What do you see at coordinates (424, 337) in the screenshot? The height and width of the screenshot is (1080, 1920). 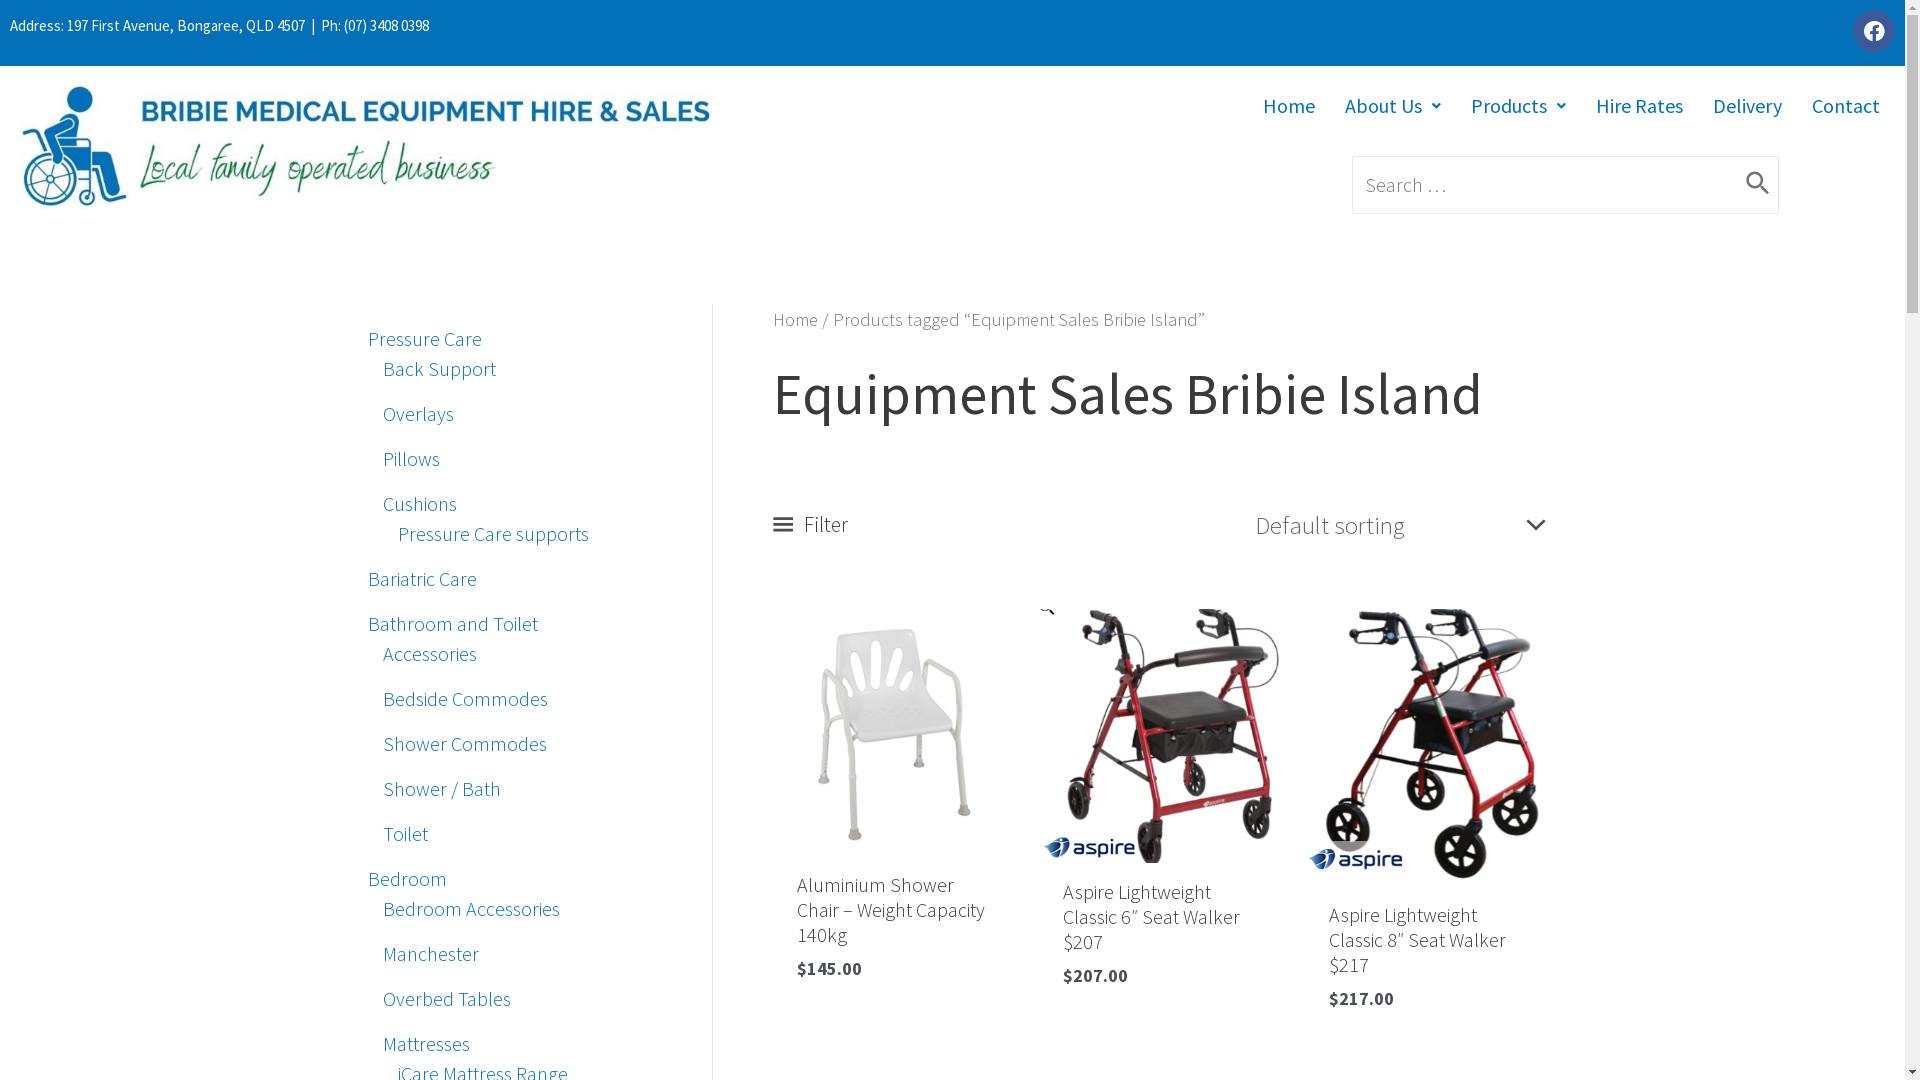 I see `'Pressure Care'` at bounding box center [424, 337].